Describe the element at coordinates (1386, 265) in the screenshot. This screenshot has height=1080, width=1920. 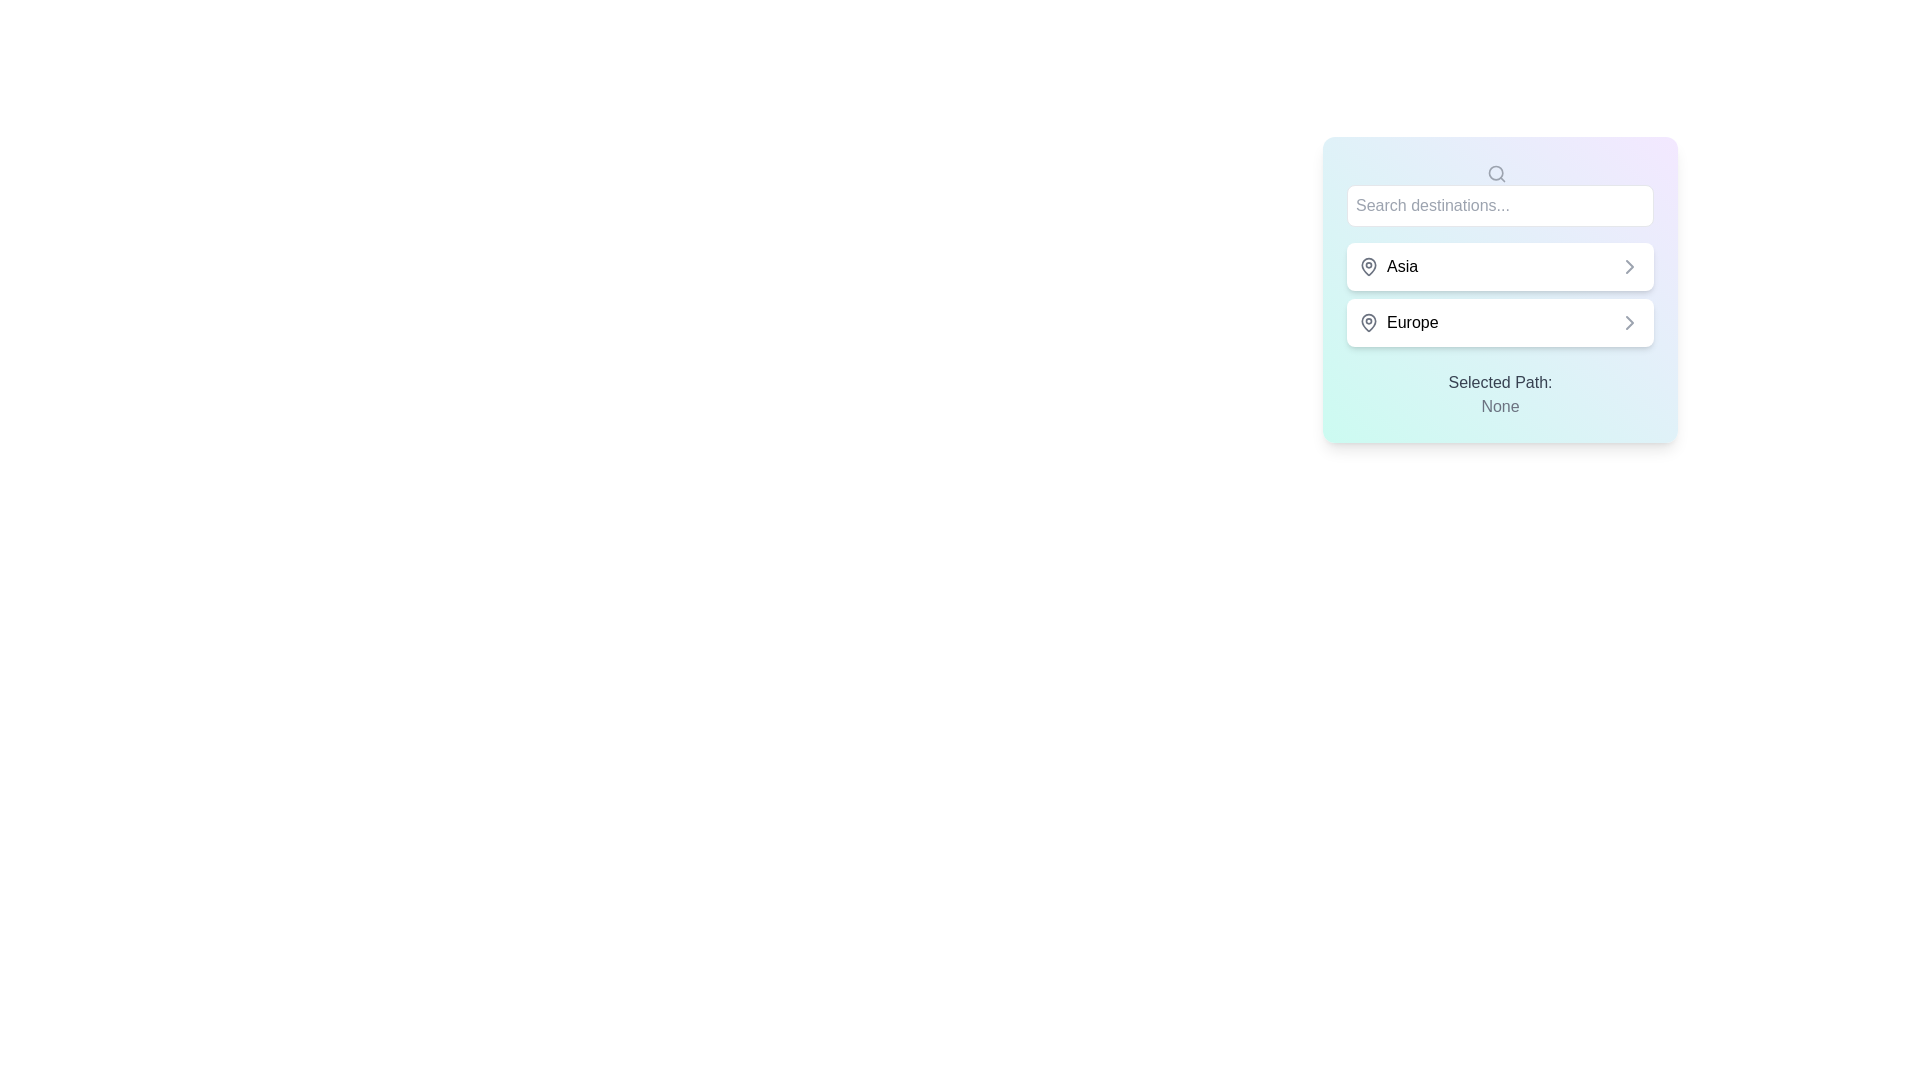
I see `the 'Asia' text label located in the second row of the vertical list of selectable options, adjacent to the gray pin-shaped icon` at that location.